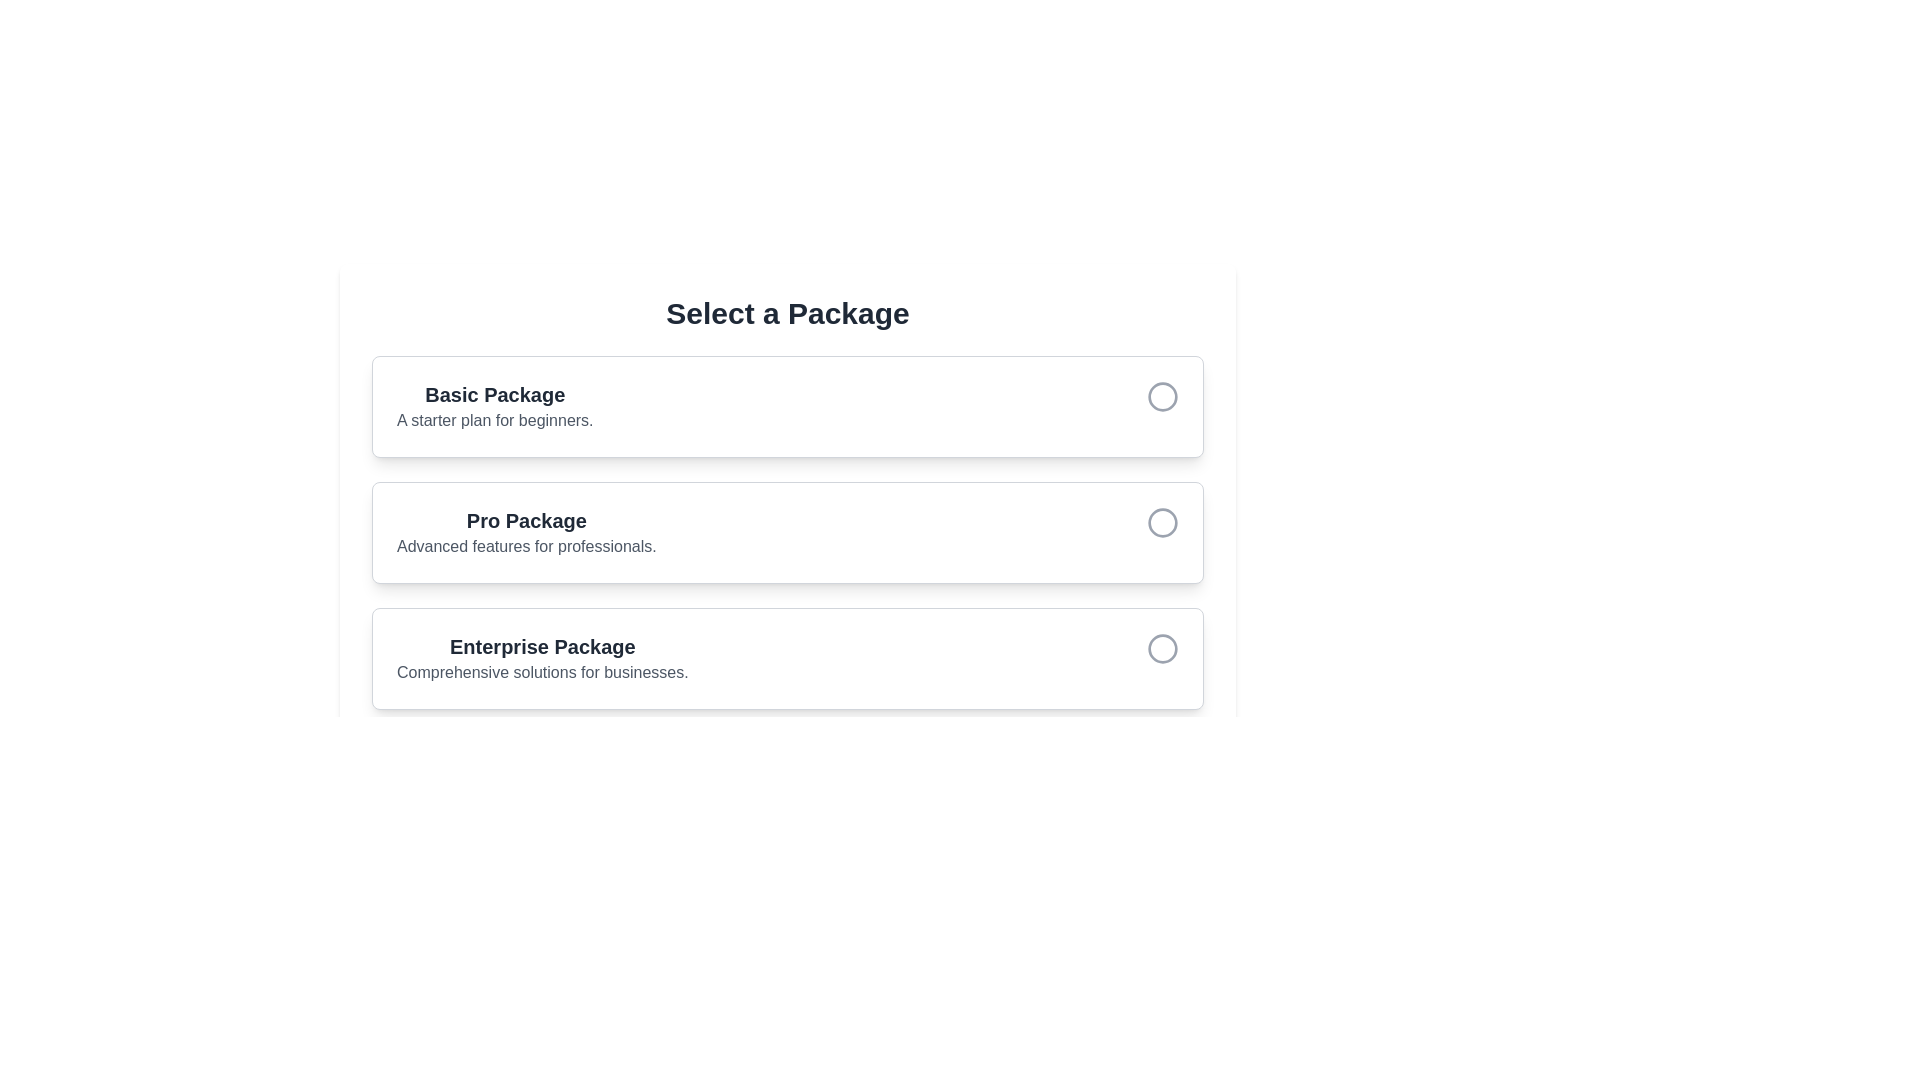 Image resolution: width=1920 pixels, height=1080 pixels. I want to click on the static text element that reads 'Enterprise Package', which is styled in large bold font and located in the third package option section above the subtext 'Comprehensive solutions for businesses', so click(542, 647).